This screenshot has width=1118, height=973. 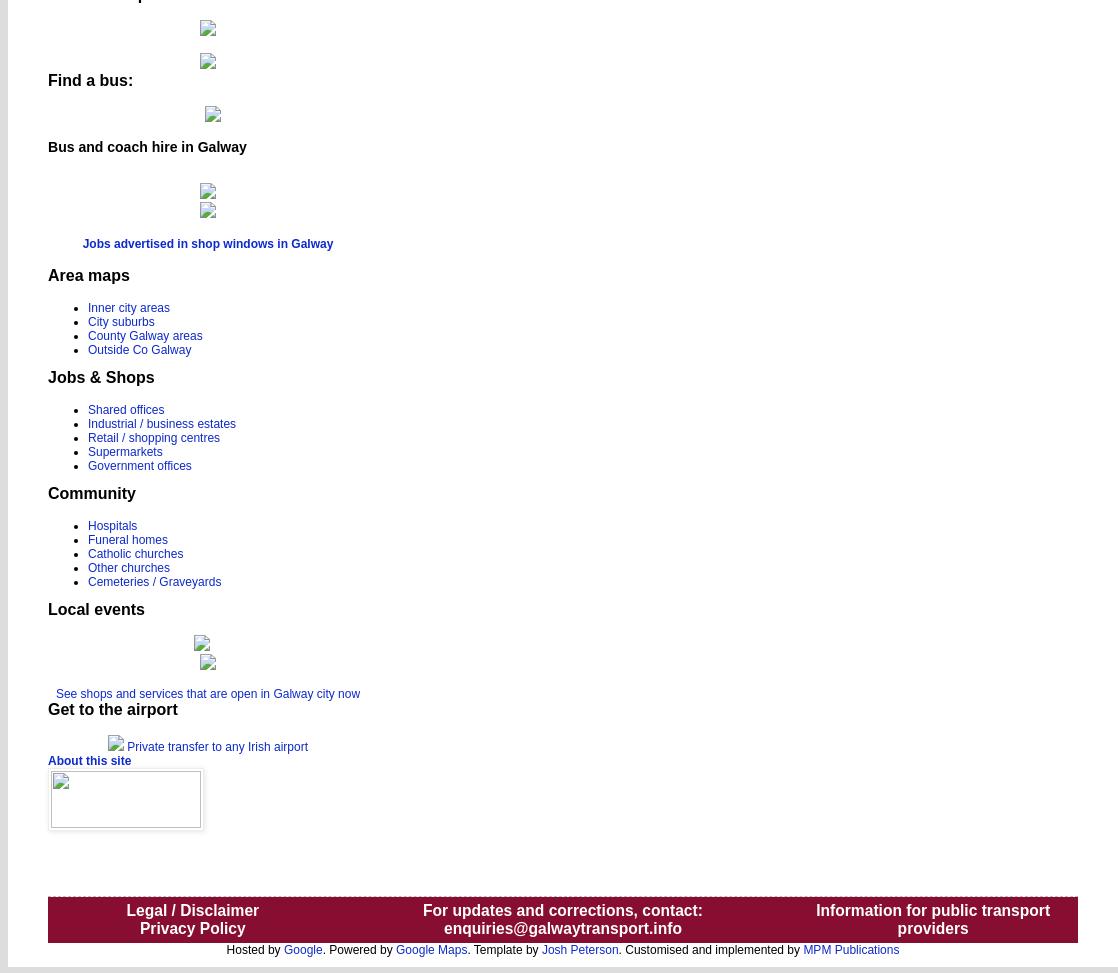 I want to click on 'Josh Peterson', so click(x=579, y=947).